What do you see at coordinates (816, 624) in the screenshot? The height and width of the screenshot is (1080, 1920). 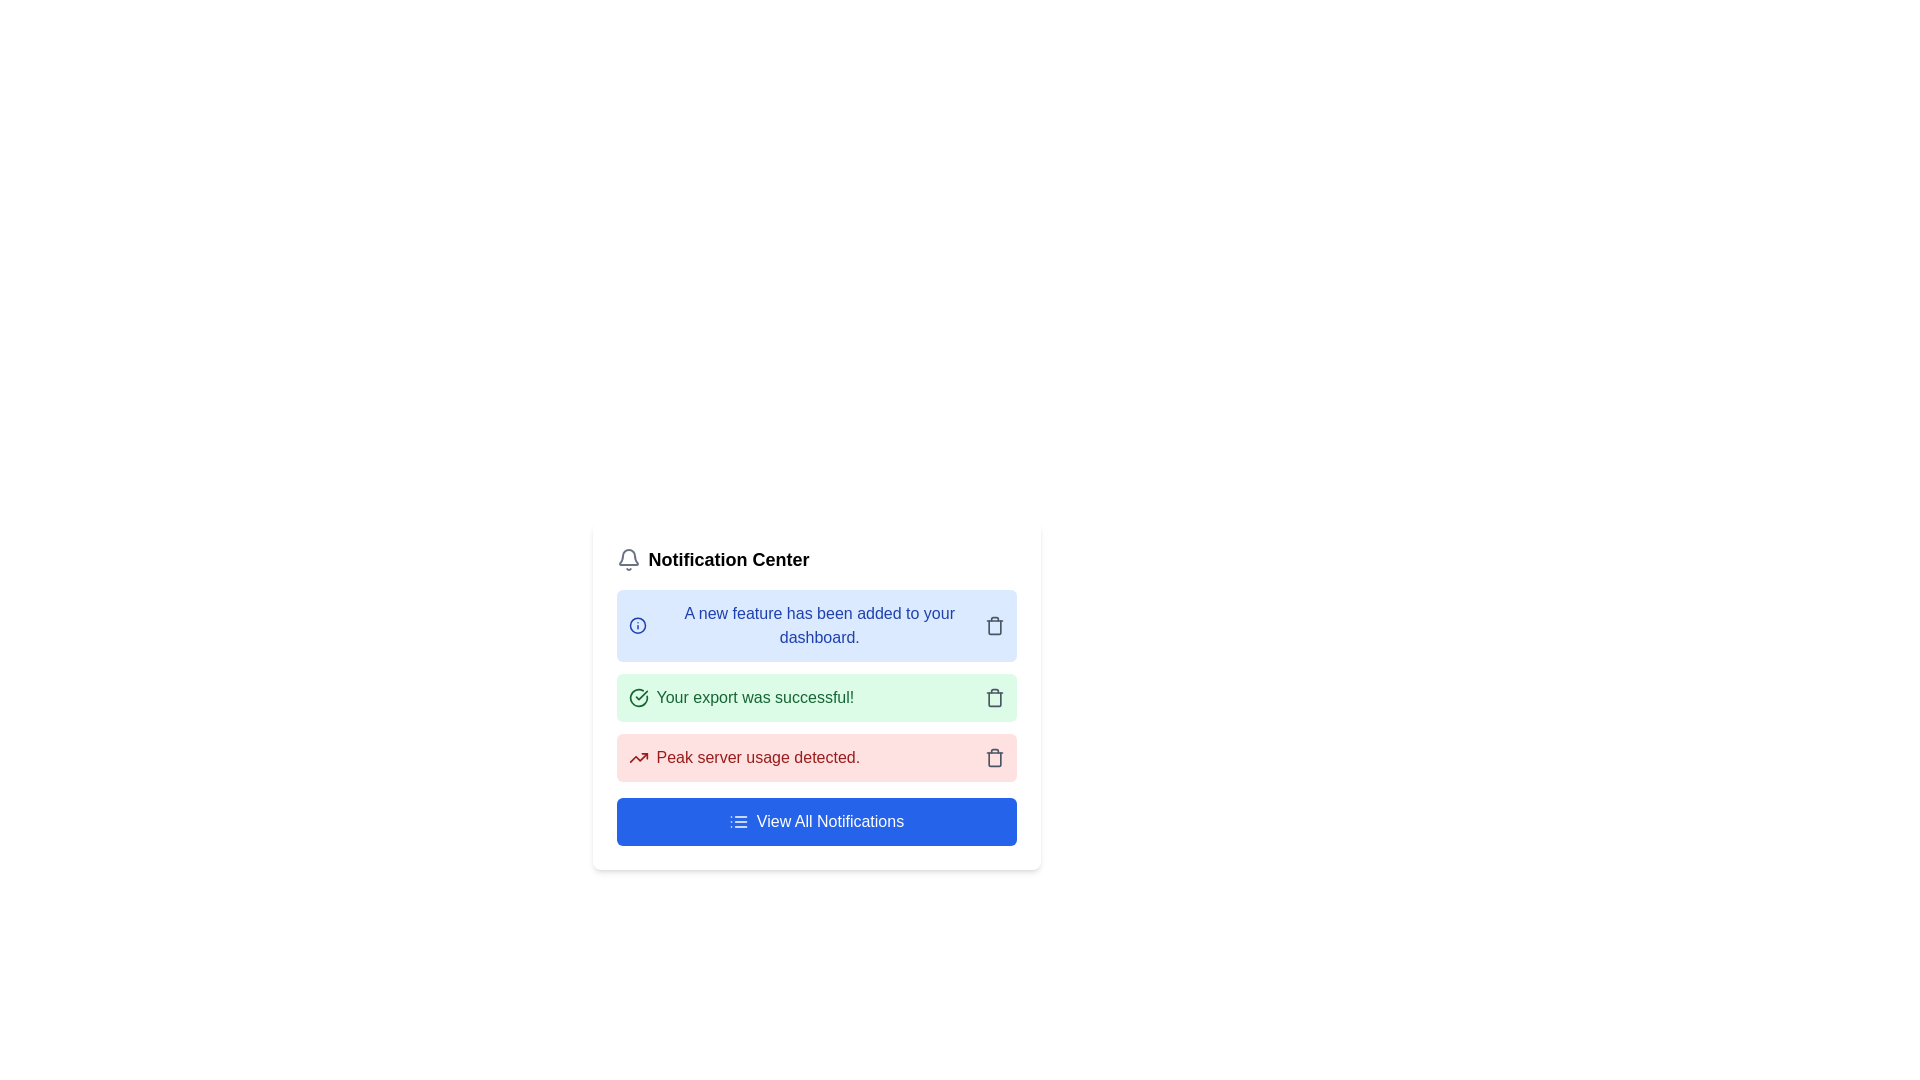 I see `the Notification card that informs the user about the addition of a new feature within their dashboard, located in the Notification Center list` at bounding box center [816, 624].